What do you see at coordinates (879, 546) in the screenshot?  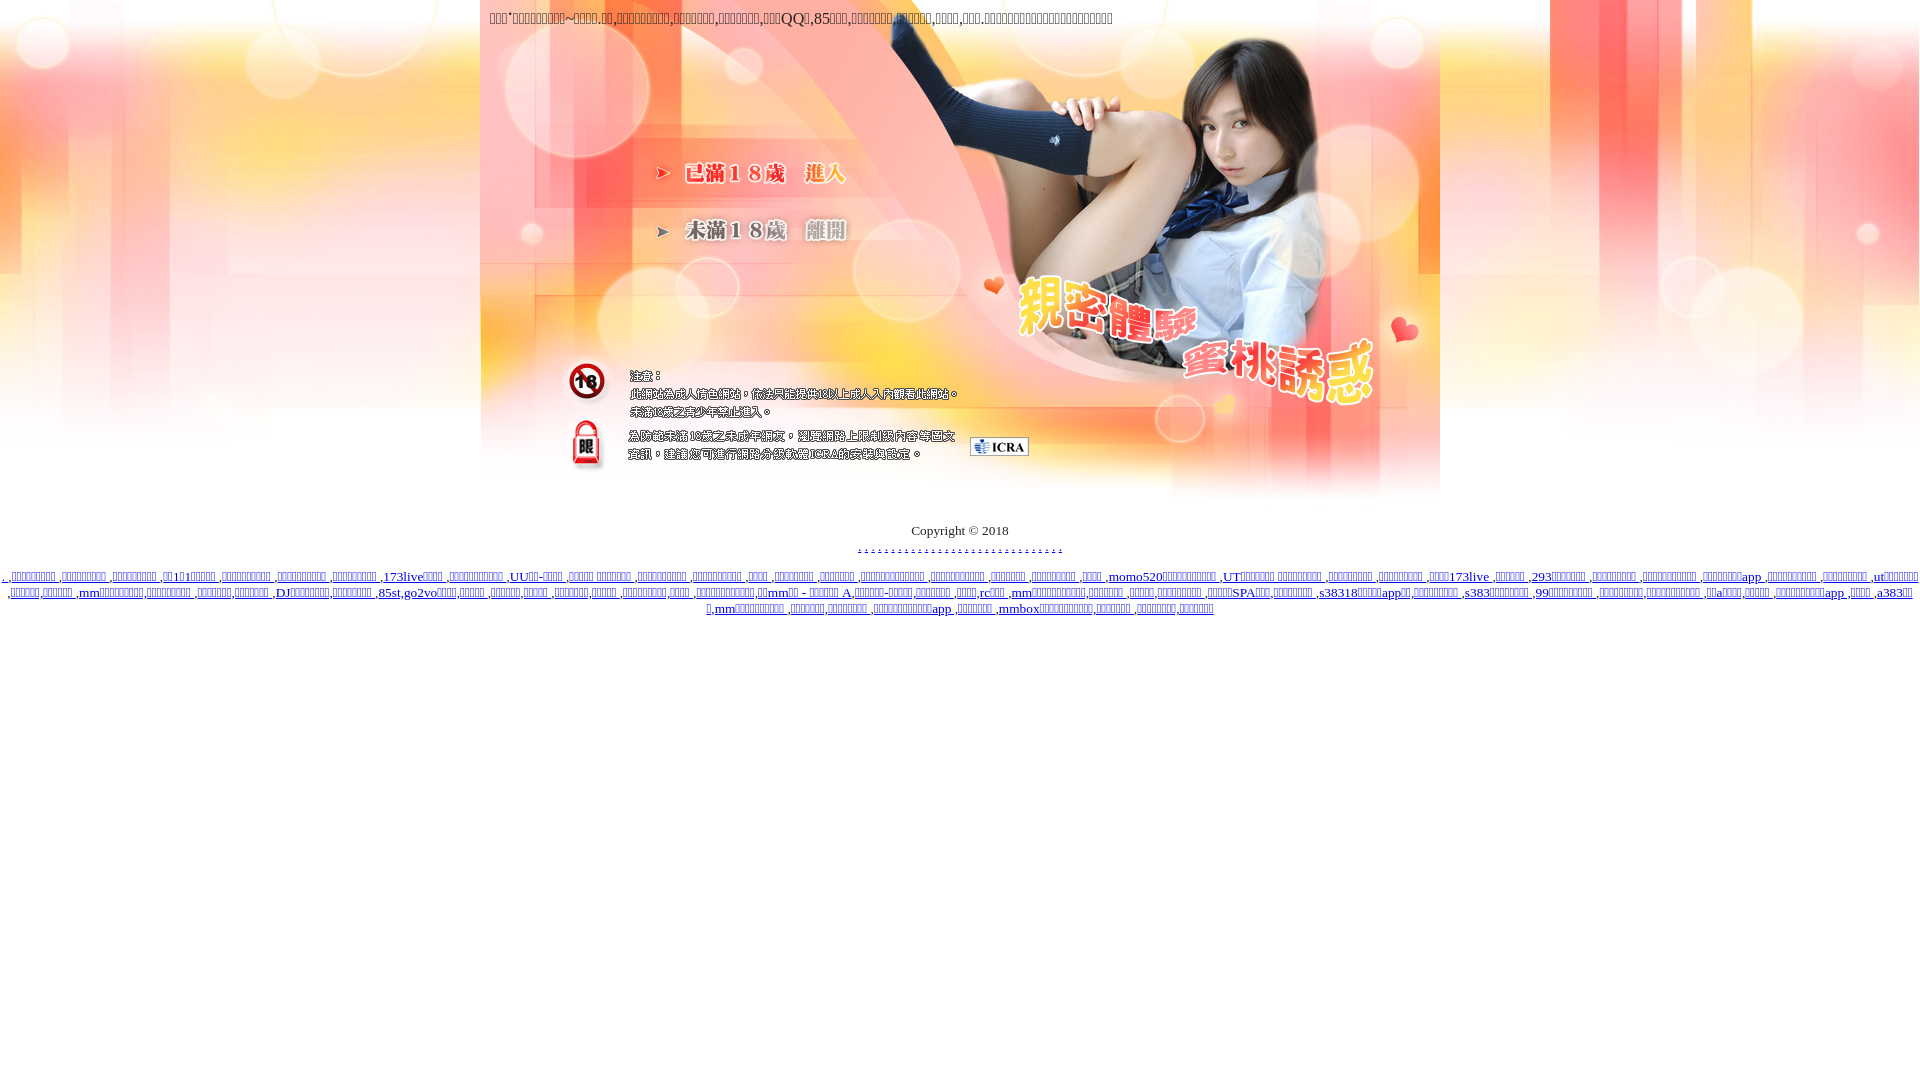 I see `'.'` at bounding box center [879, 546].